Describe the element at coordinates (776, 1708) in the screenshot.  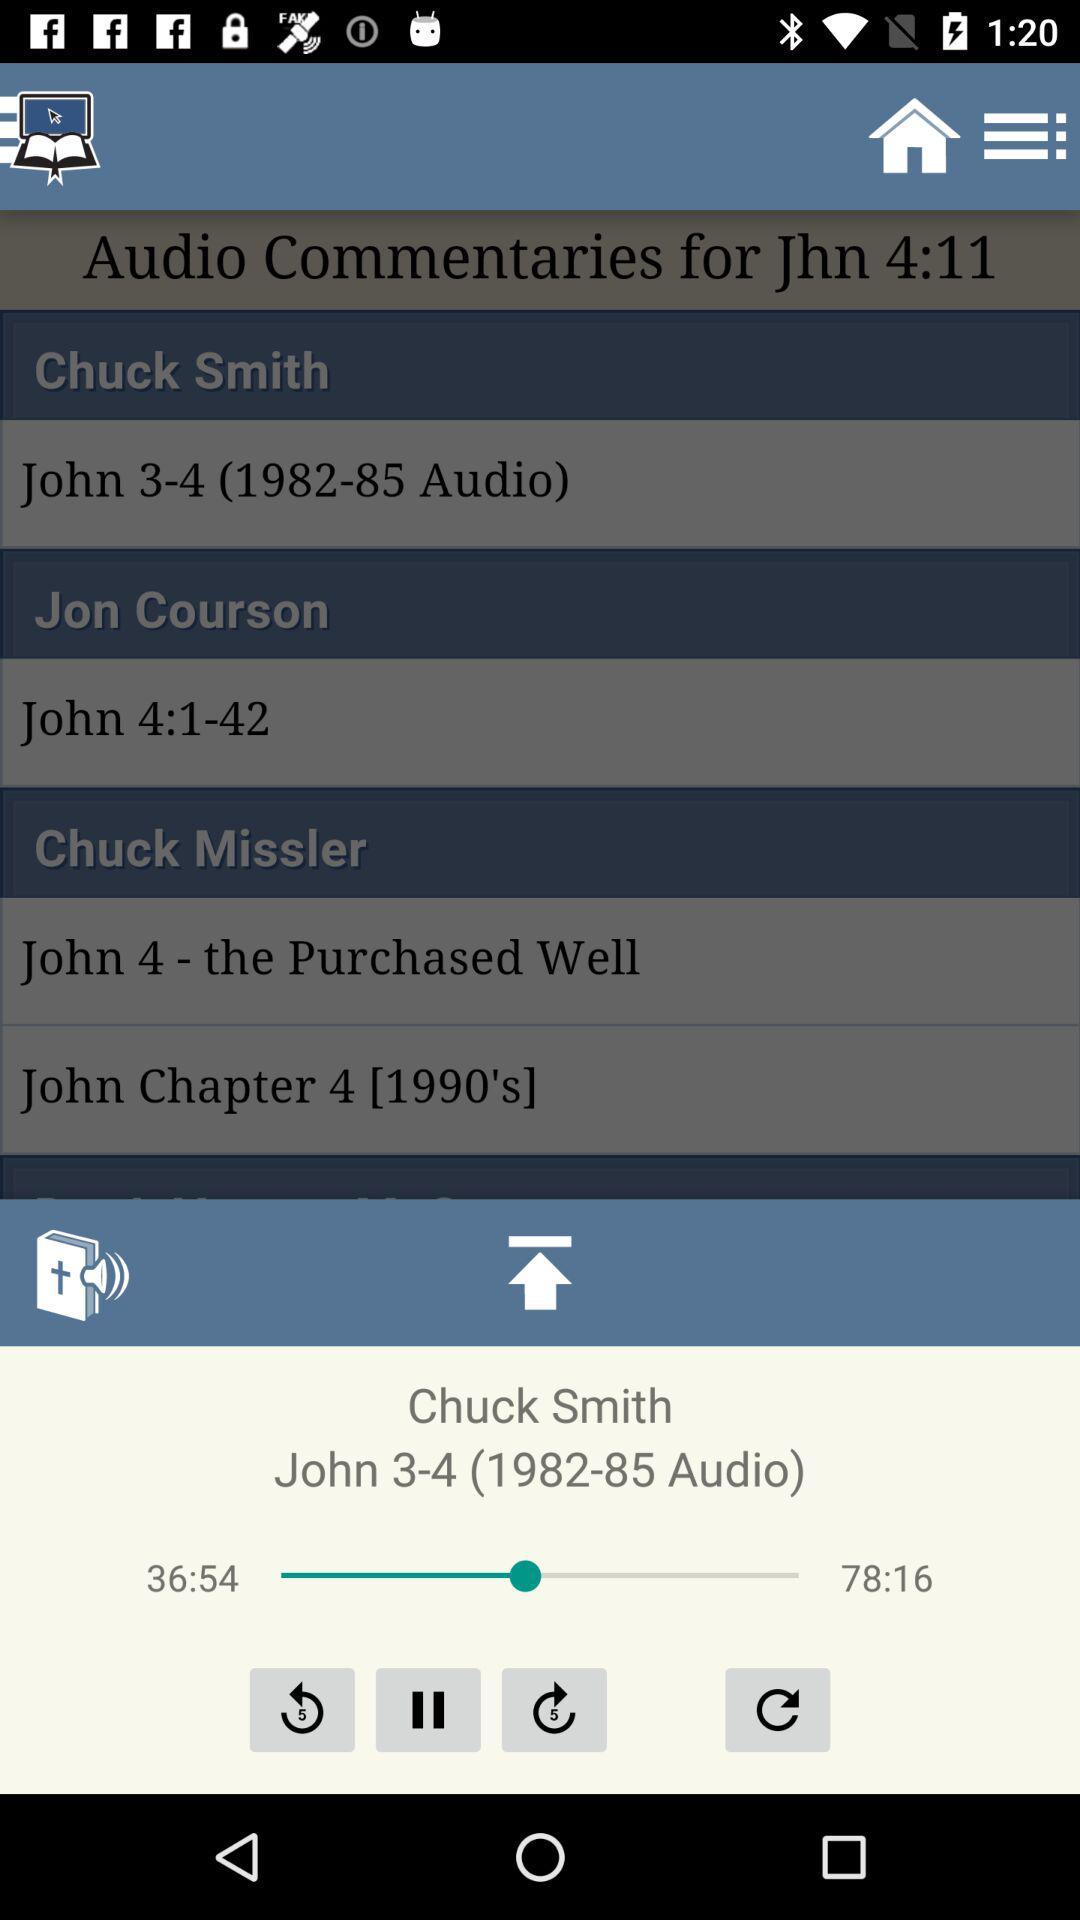
I see `replay the audio` at that location.